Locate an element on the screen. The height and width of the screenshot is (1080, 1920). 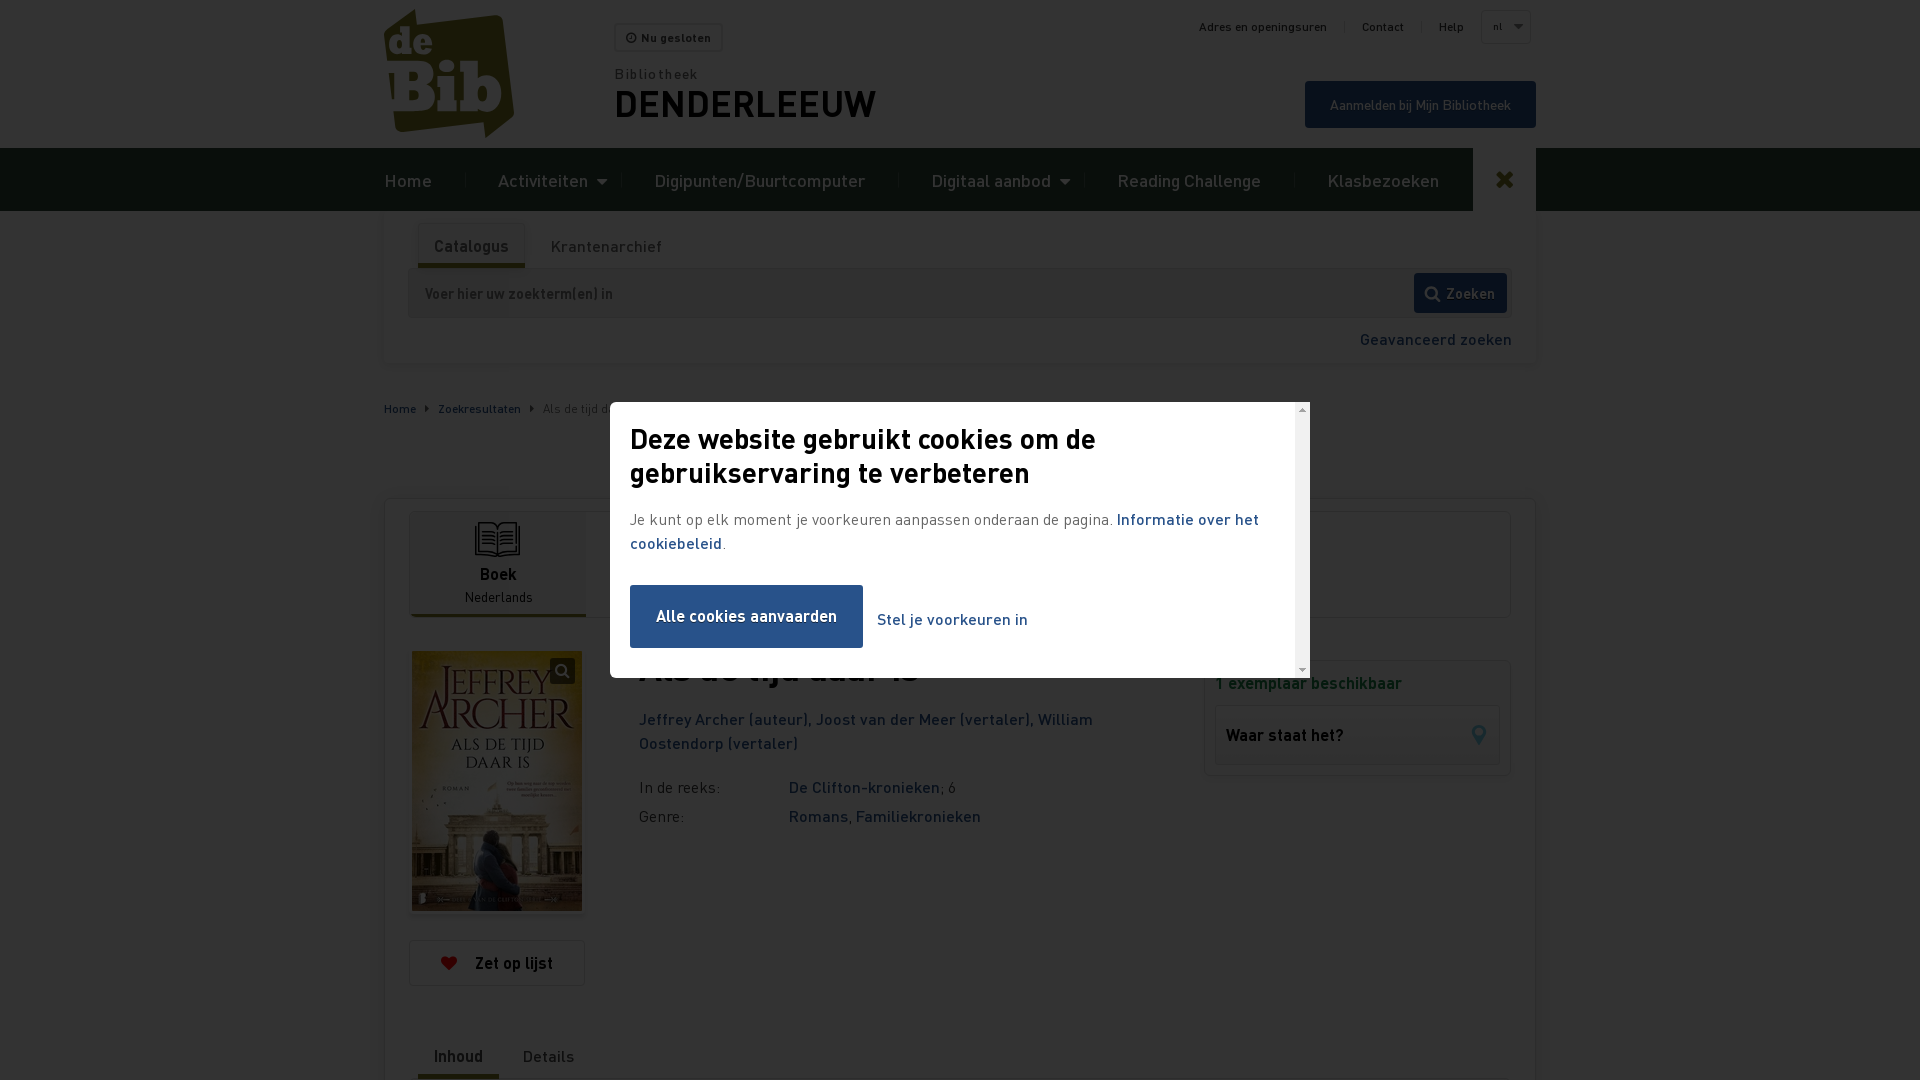
'Digipunten/Buurtcomputer' is located at coordinates (758, 178).